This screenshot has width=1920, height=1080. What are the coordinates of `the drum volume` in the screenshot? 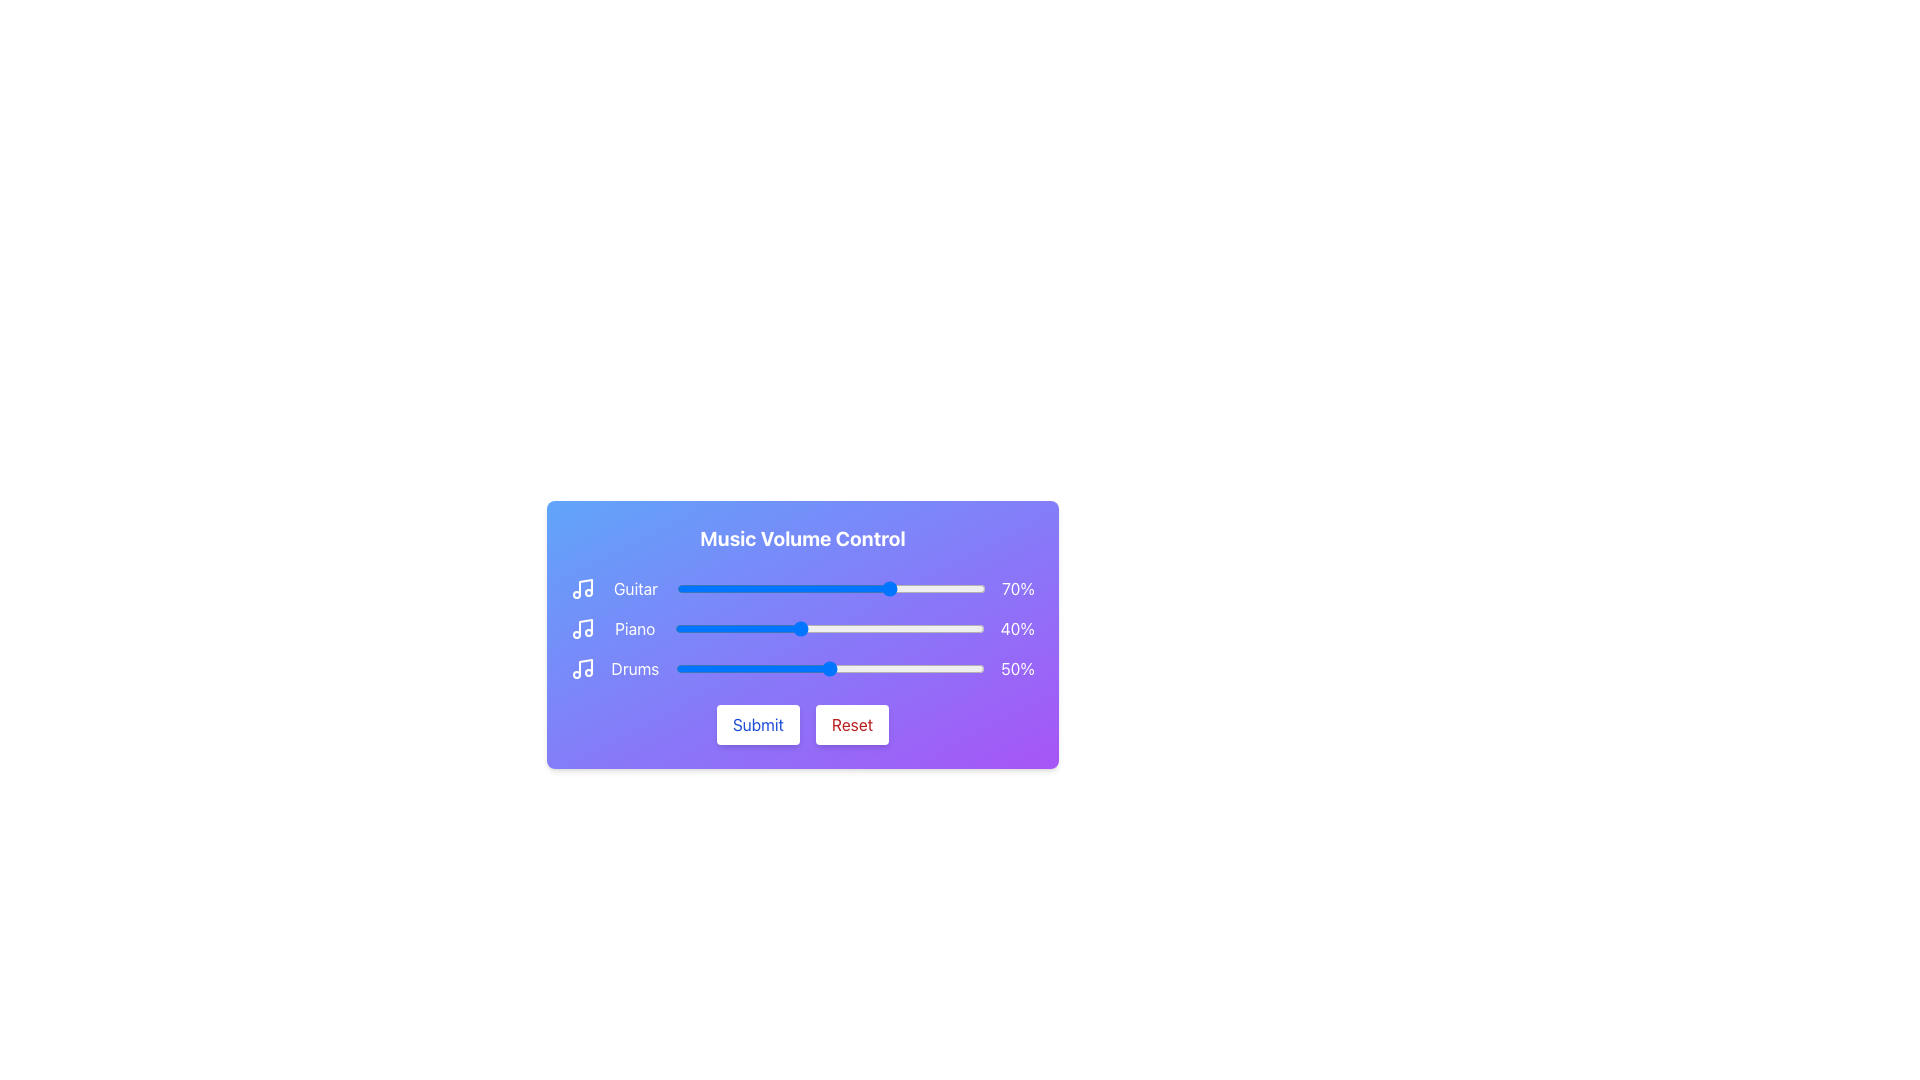 It's located at (916, 668).